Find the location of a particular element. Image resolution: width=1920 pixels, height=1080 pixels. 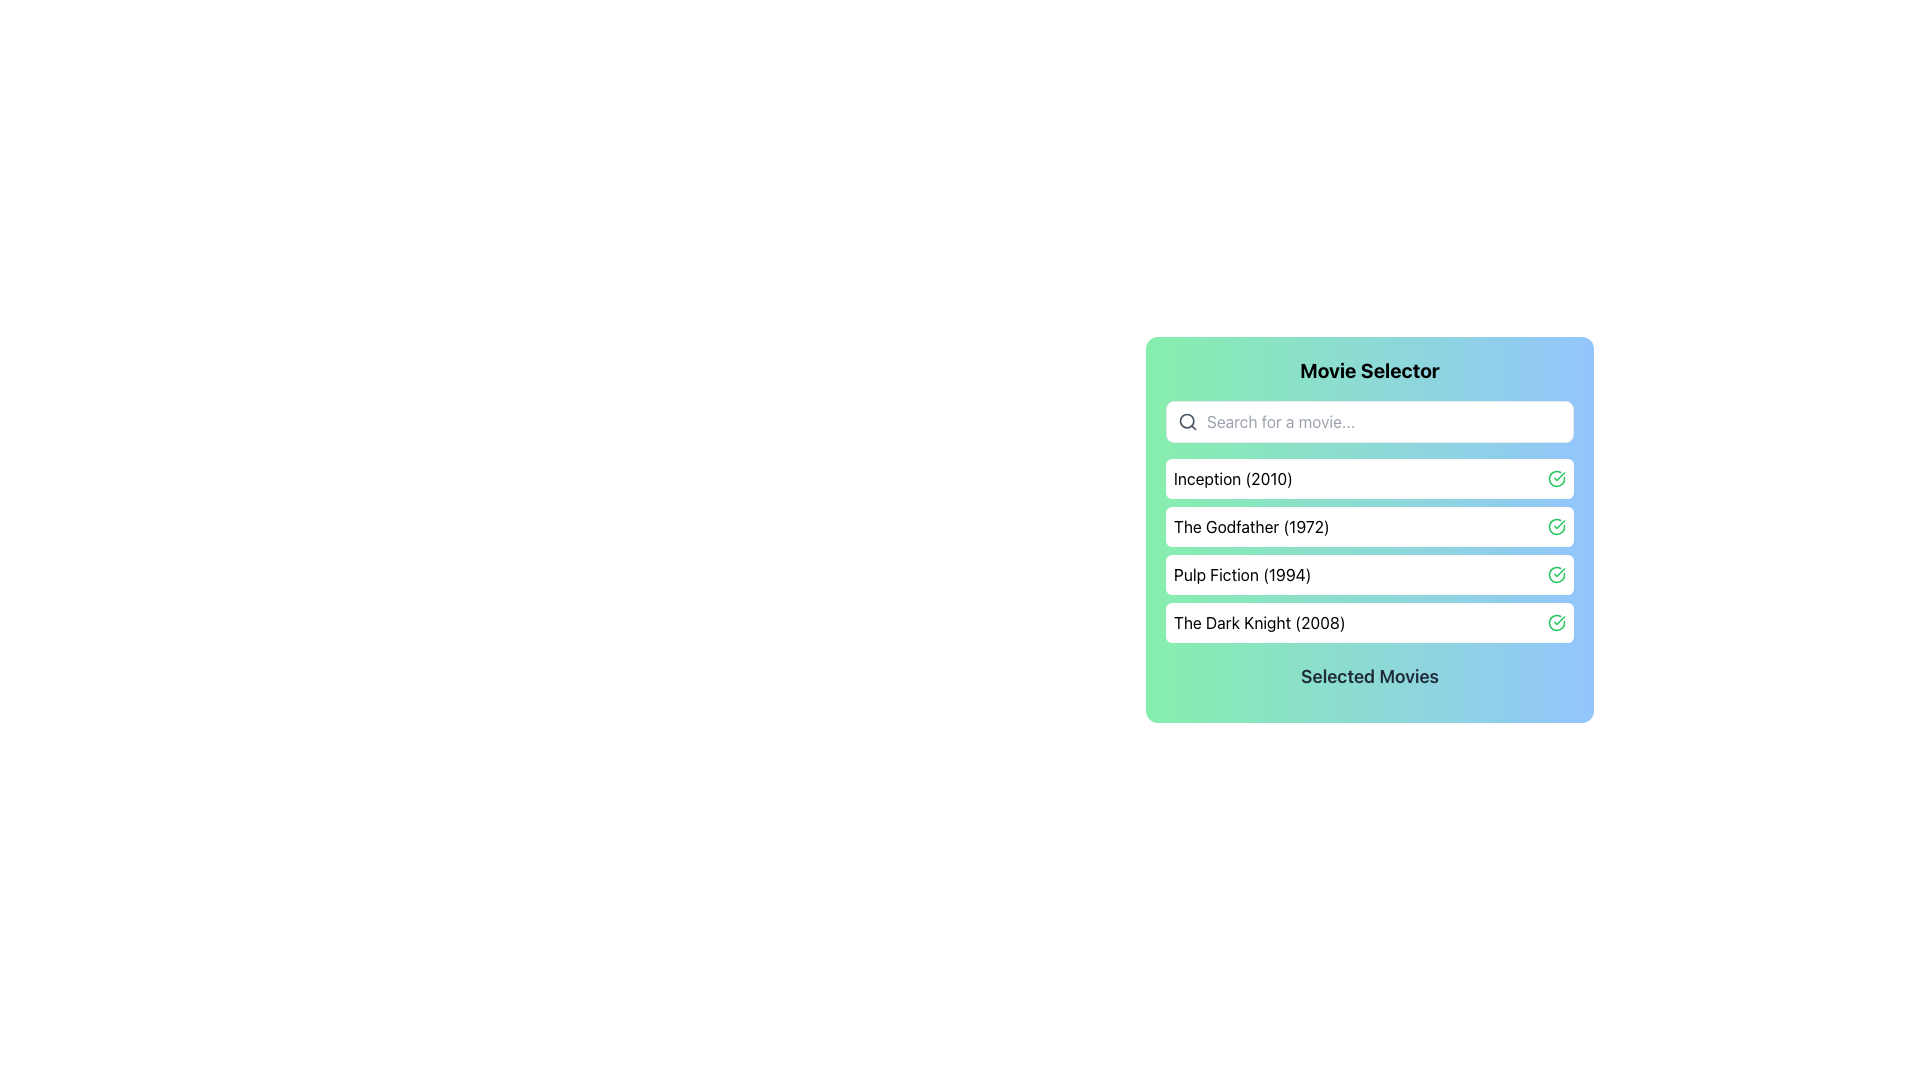

the selectable movie entry 'Pulp Fiction (1994)' in the interactive list within the 'Movie Selector' widget is located at coordinates (1368, 574).